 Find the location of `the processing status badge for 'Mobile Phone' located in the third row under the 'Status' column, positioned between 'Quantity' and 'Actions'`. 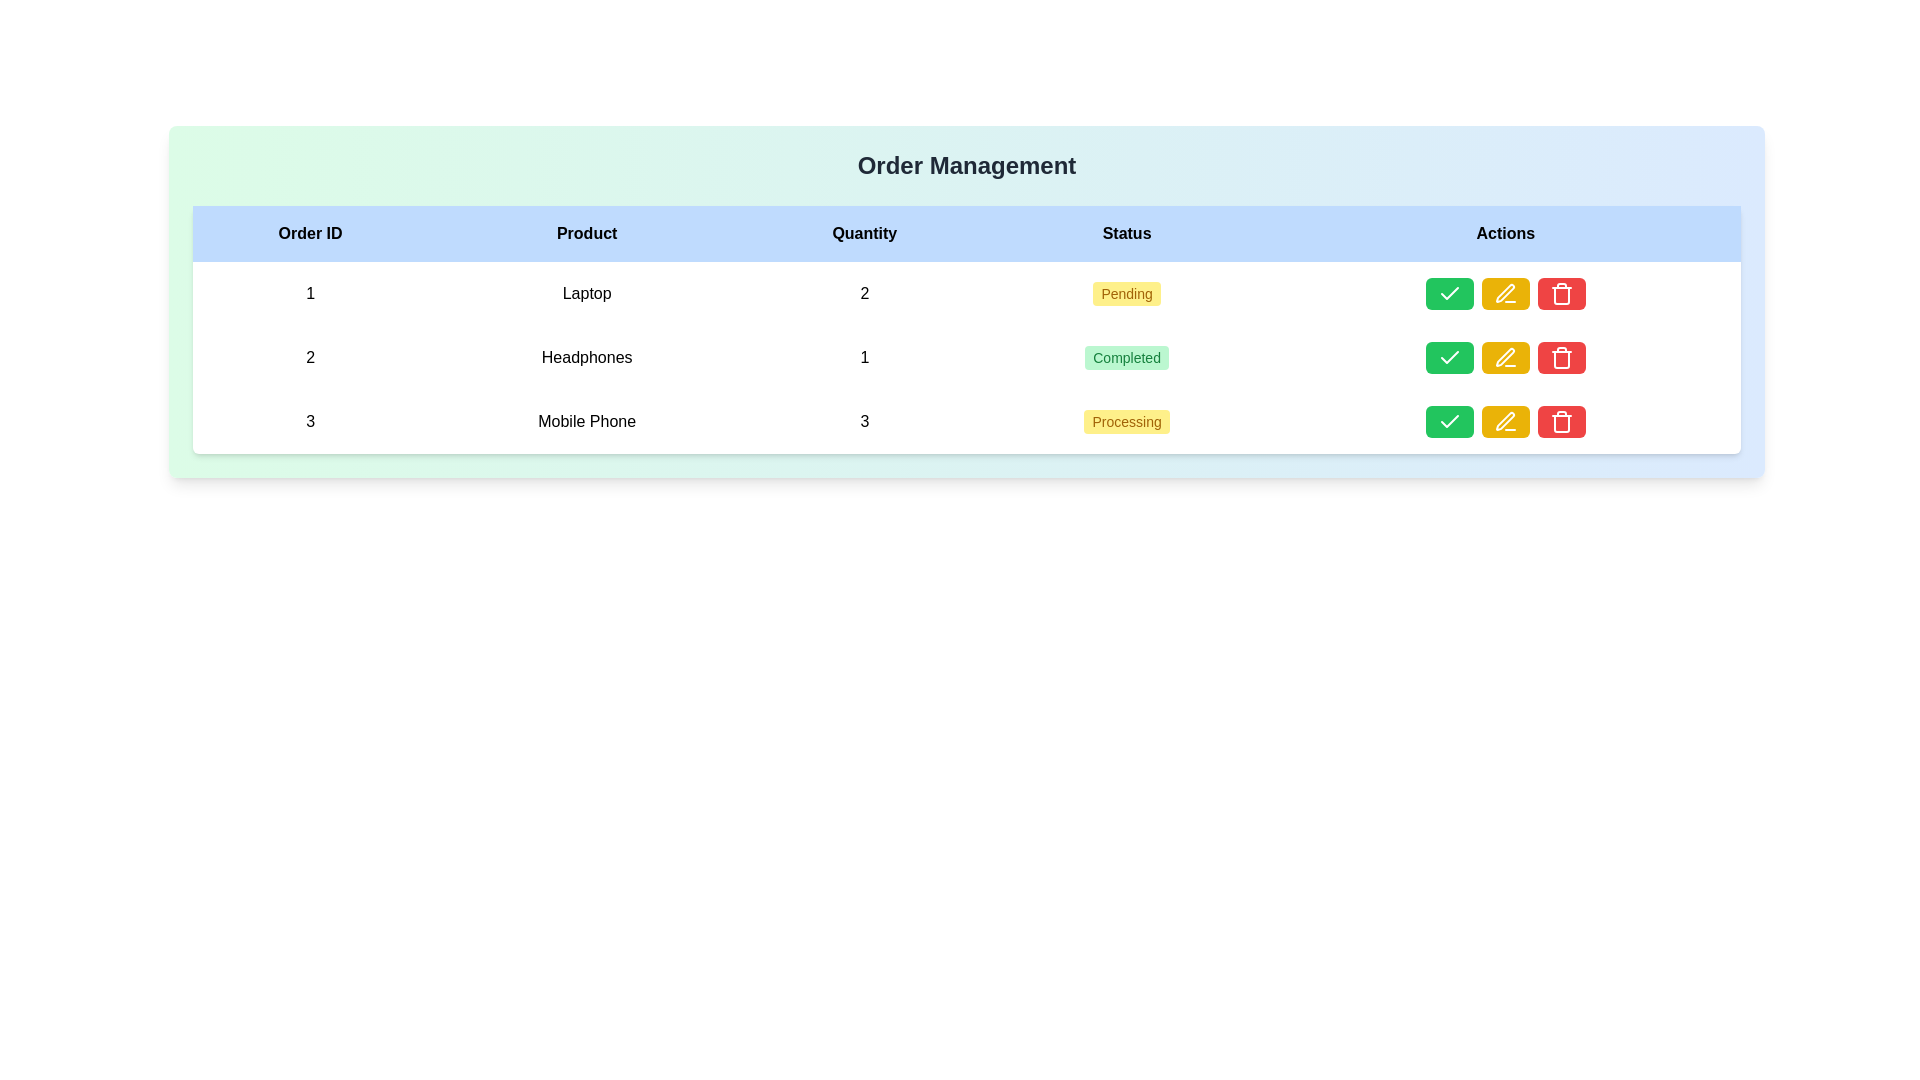

the processing status badge for 'Mobile Phone' located in the third row under the 'Status' column, positioned between 'Quantity' and 'Actions' is located at coordinates (1127, 420).